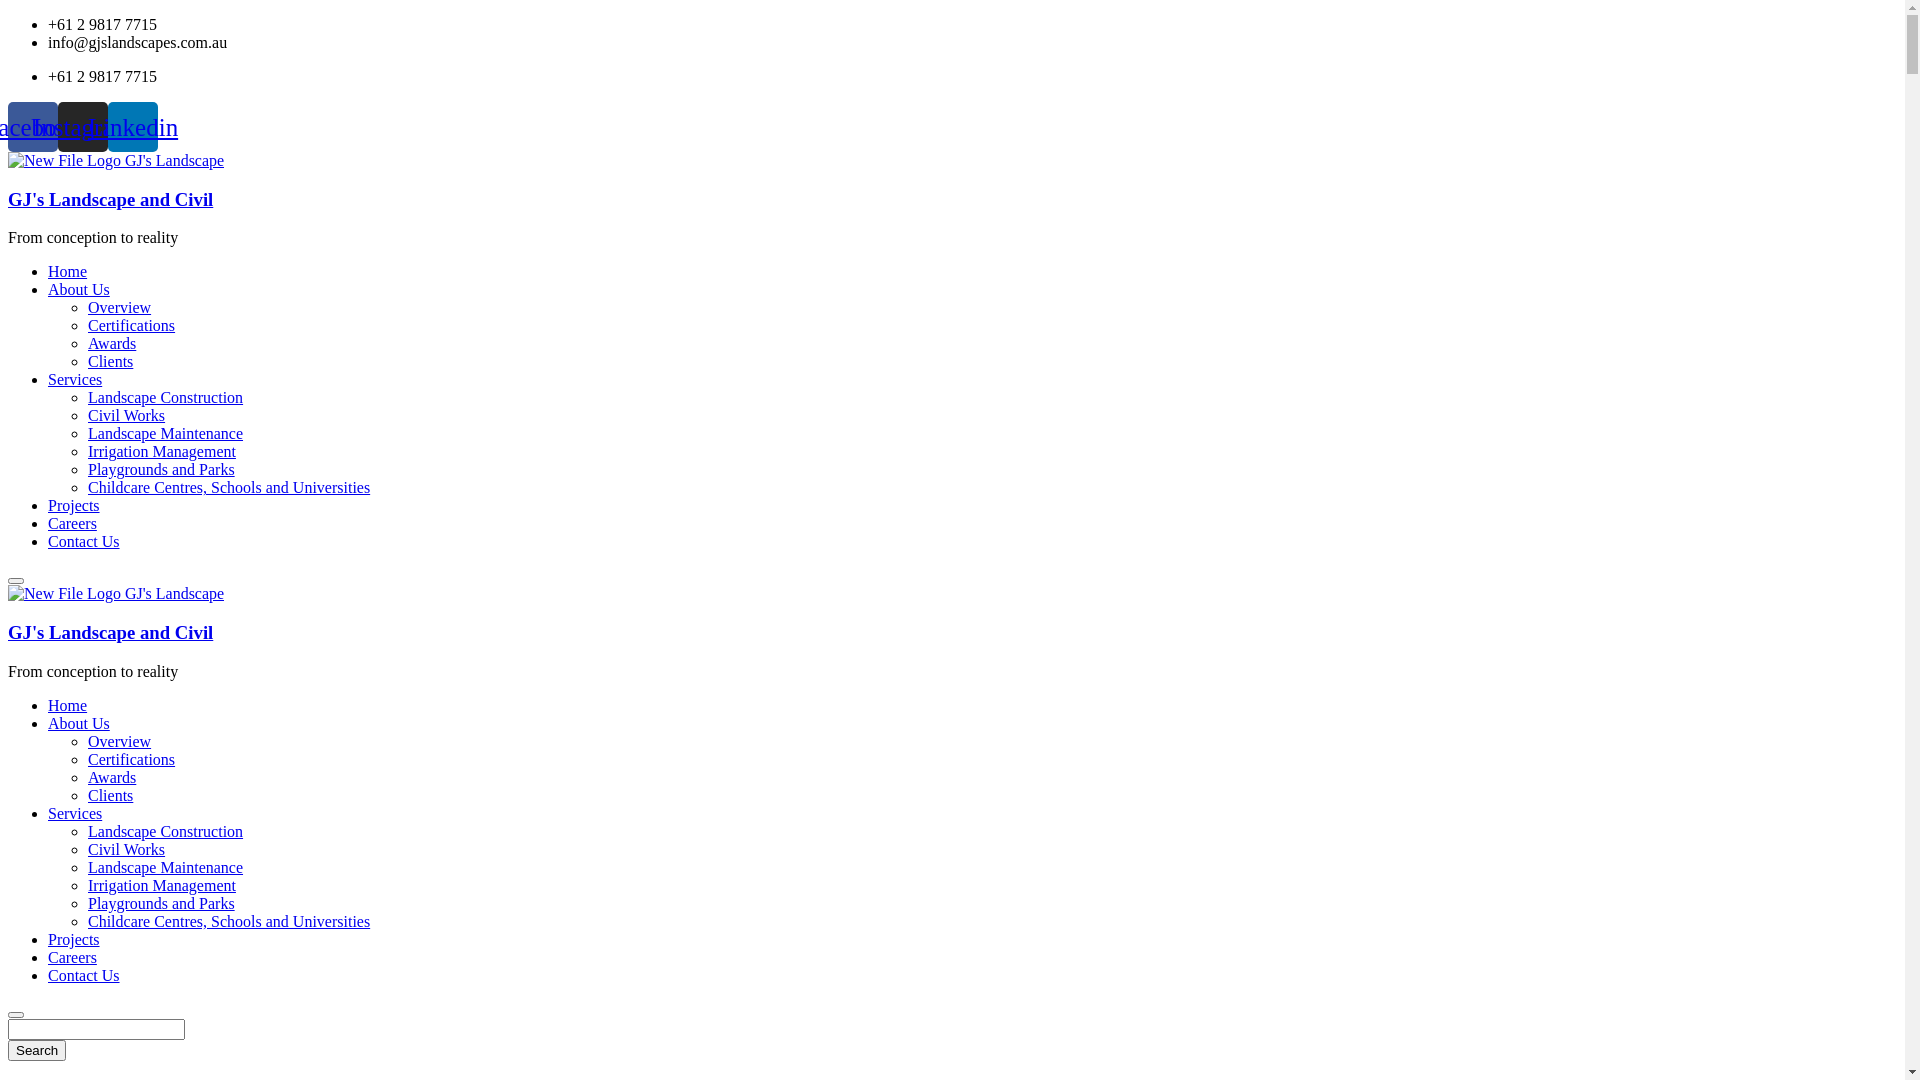 The height and width of the screenshot is (1080, 1920). Describe the element at coordinates (82, 541) in the screenshot. I see `'Contact Us'` at that location.